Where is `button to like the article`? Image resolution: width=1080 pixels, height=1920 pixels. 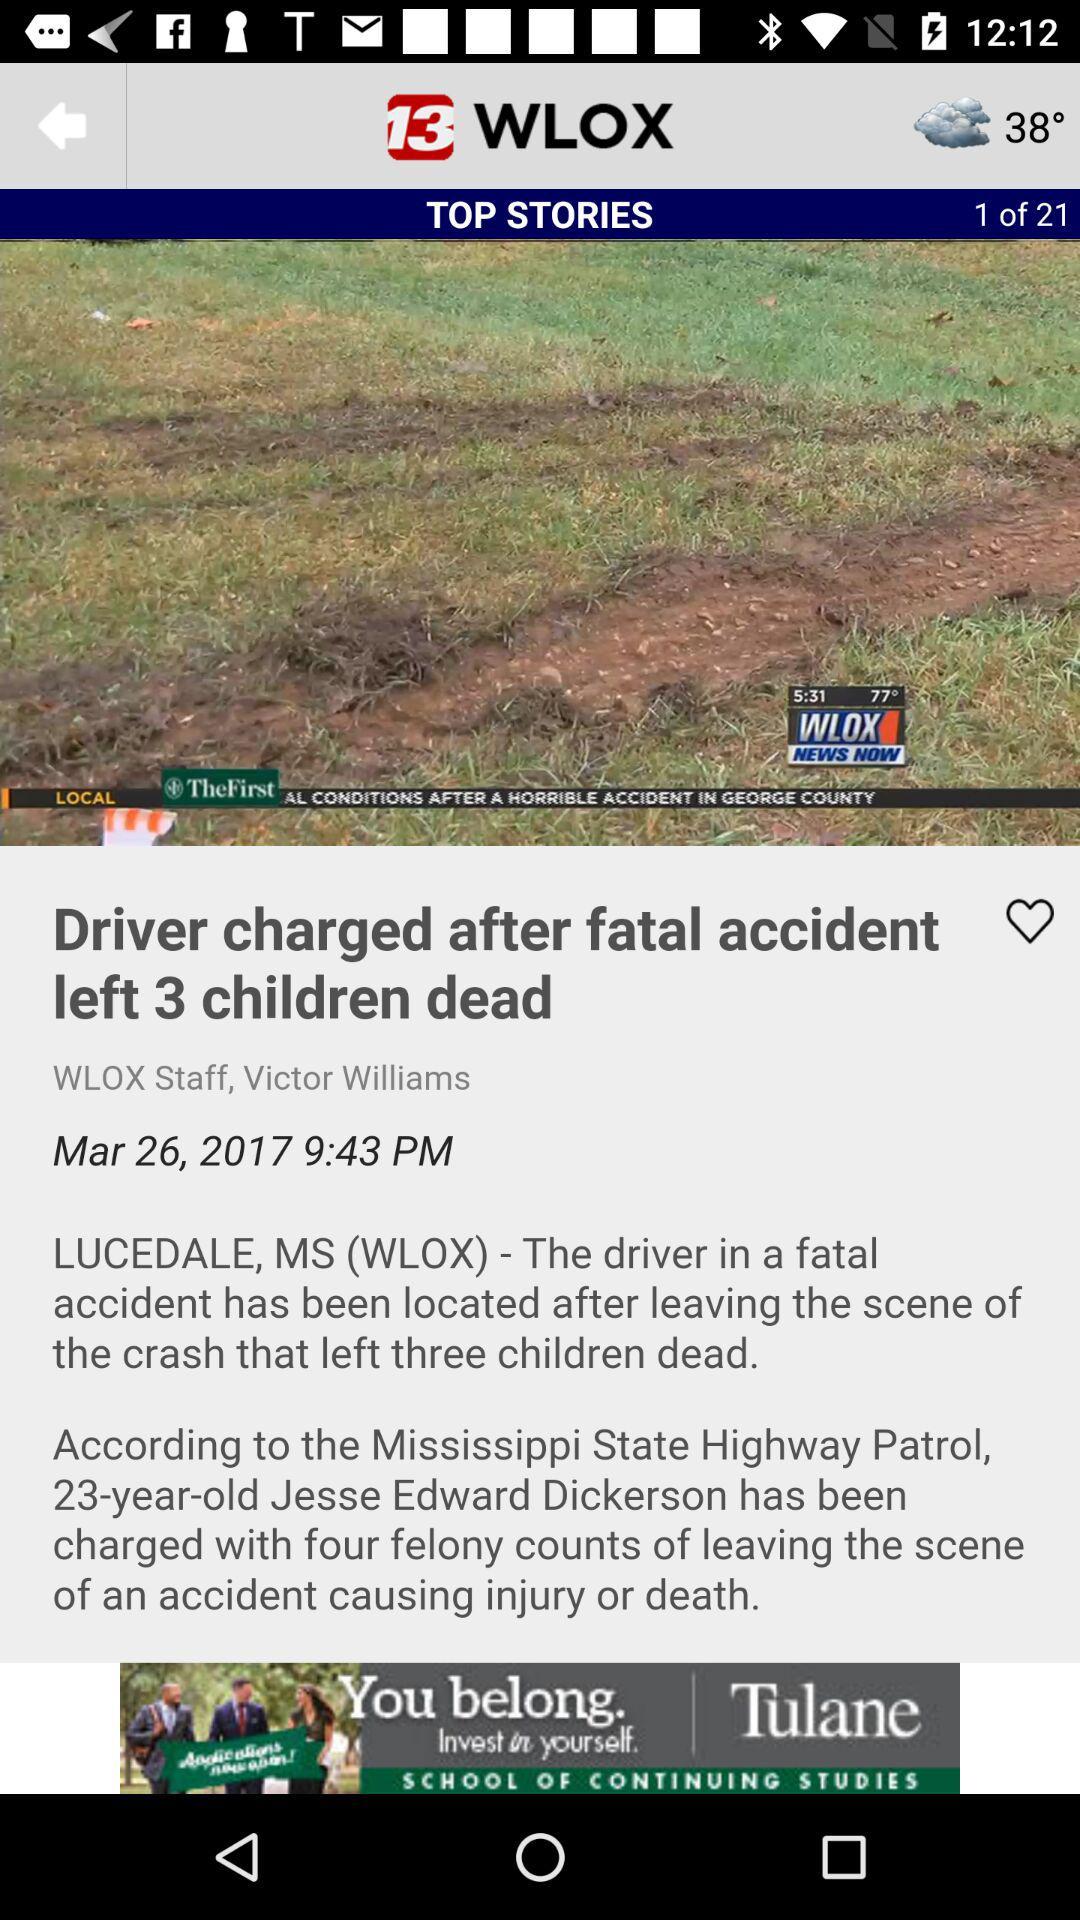 button to like the article is located at coordinates (1017, 920).